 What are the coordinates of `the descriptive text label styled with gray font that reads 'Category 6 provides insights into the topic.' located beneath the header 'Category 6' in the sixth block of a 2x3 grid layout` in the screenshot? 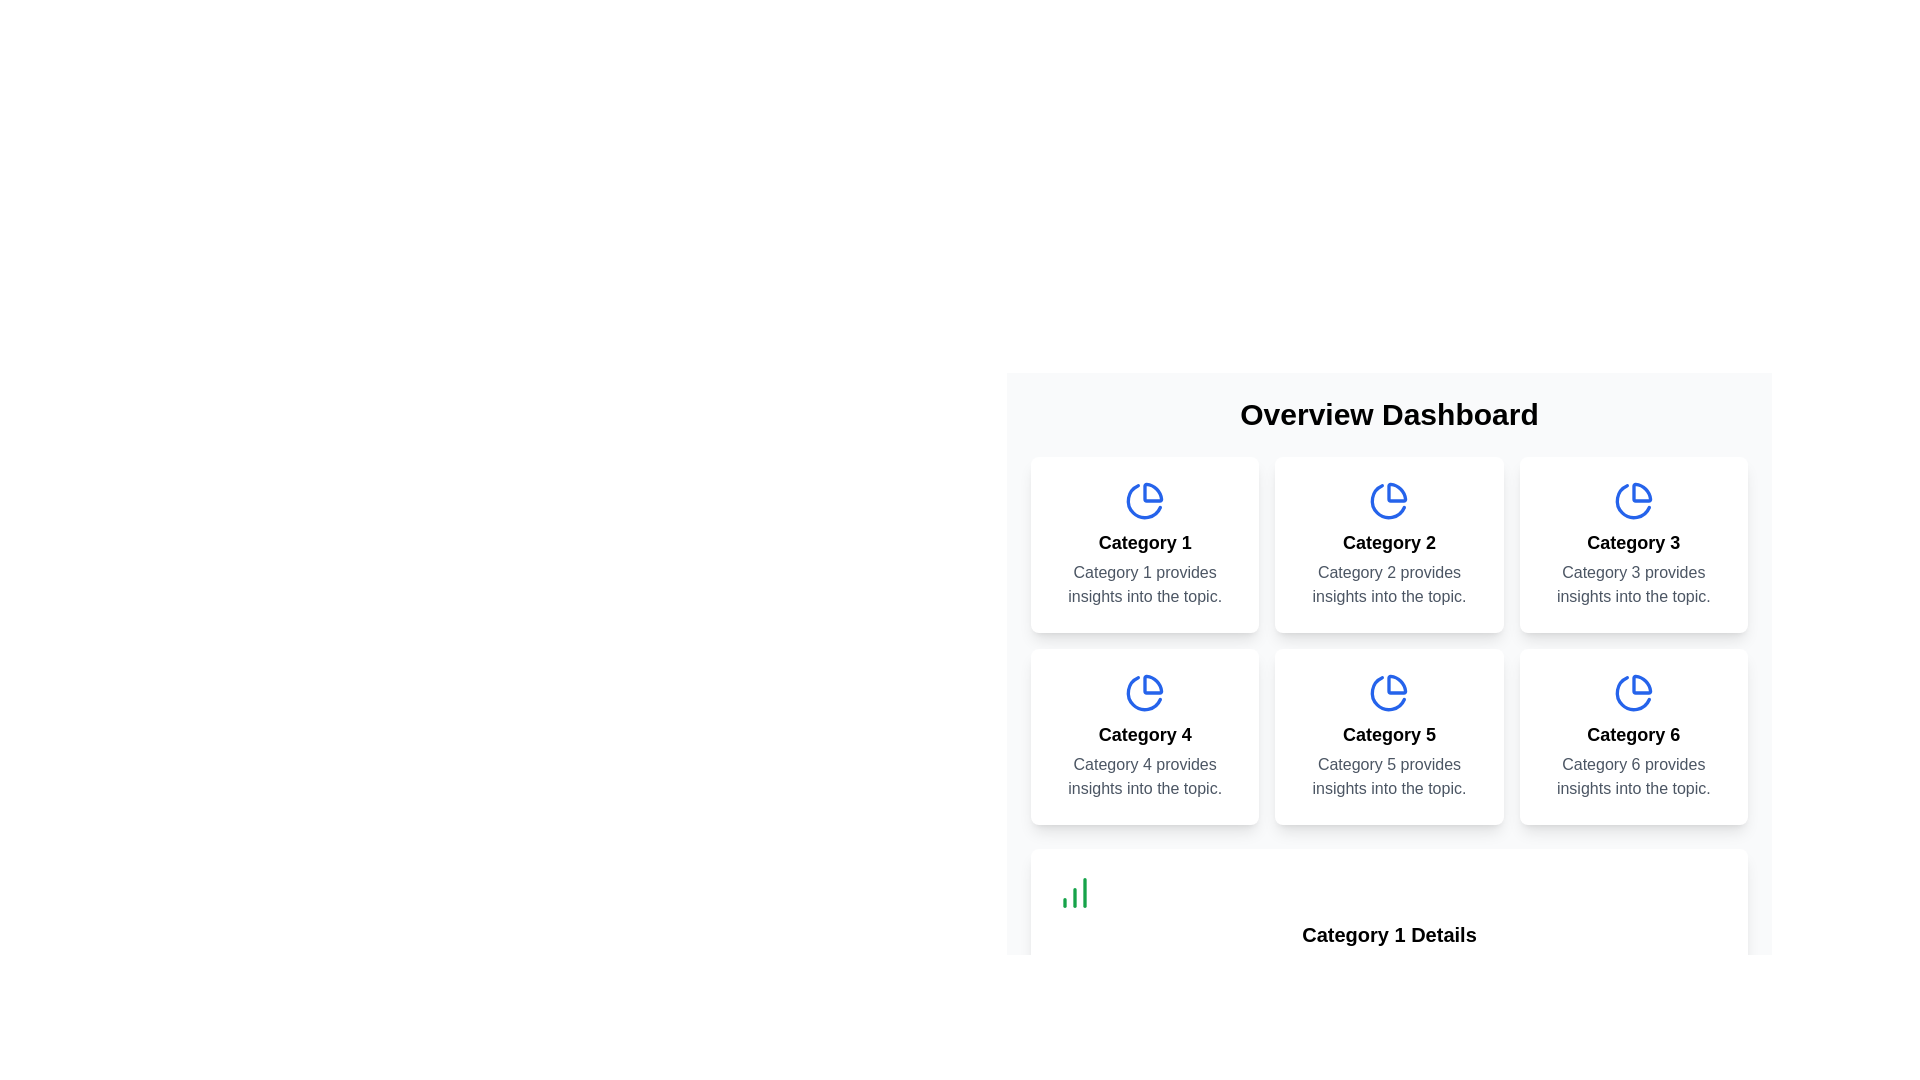 It's located at (1633, 775).